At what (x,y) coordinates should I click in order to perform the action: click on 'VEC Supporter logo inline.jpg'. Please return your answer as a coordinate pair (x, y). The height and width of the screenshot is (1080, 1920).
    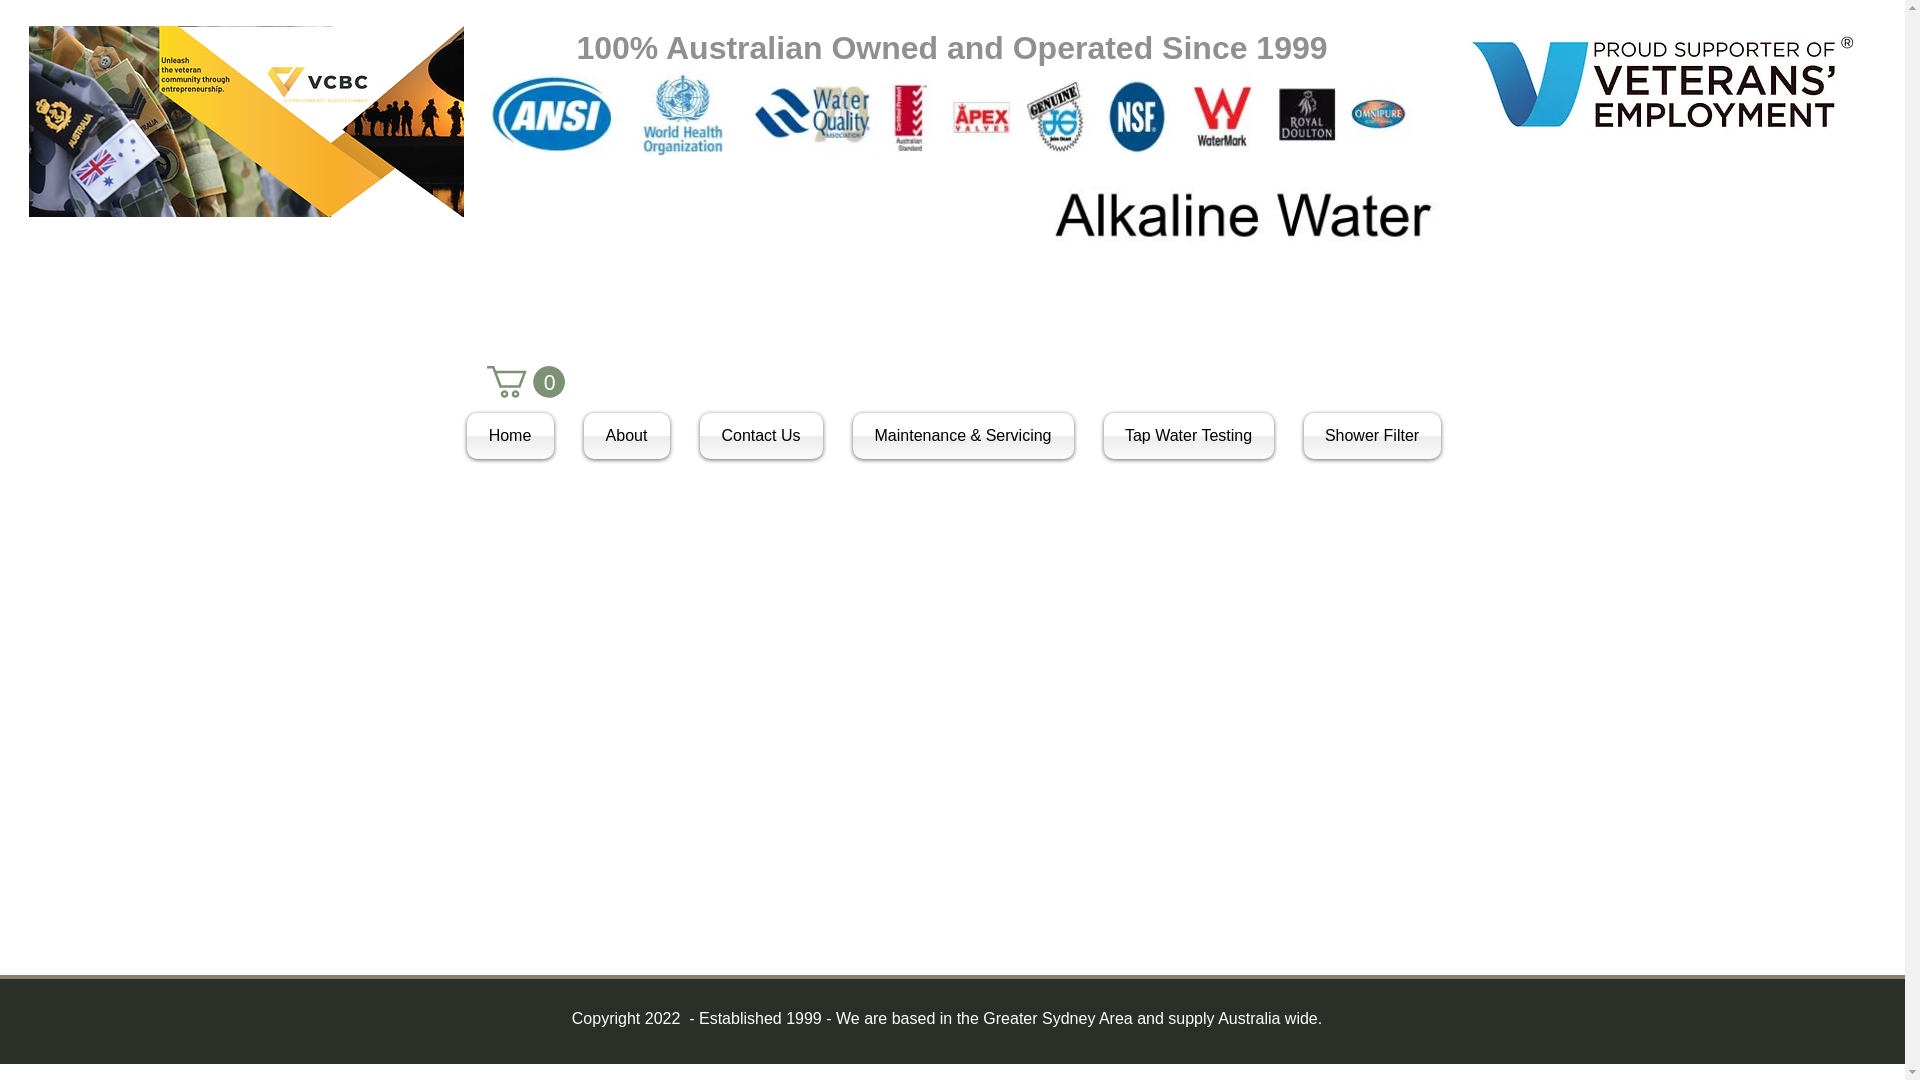
    Looking at the image, I should click on (1661, 80).